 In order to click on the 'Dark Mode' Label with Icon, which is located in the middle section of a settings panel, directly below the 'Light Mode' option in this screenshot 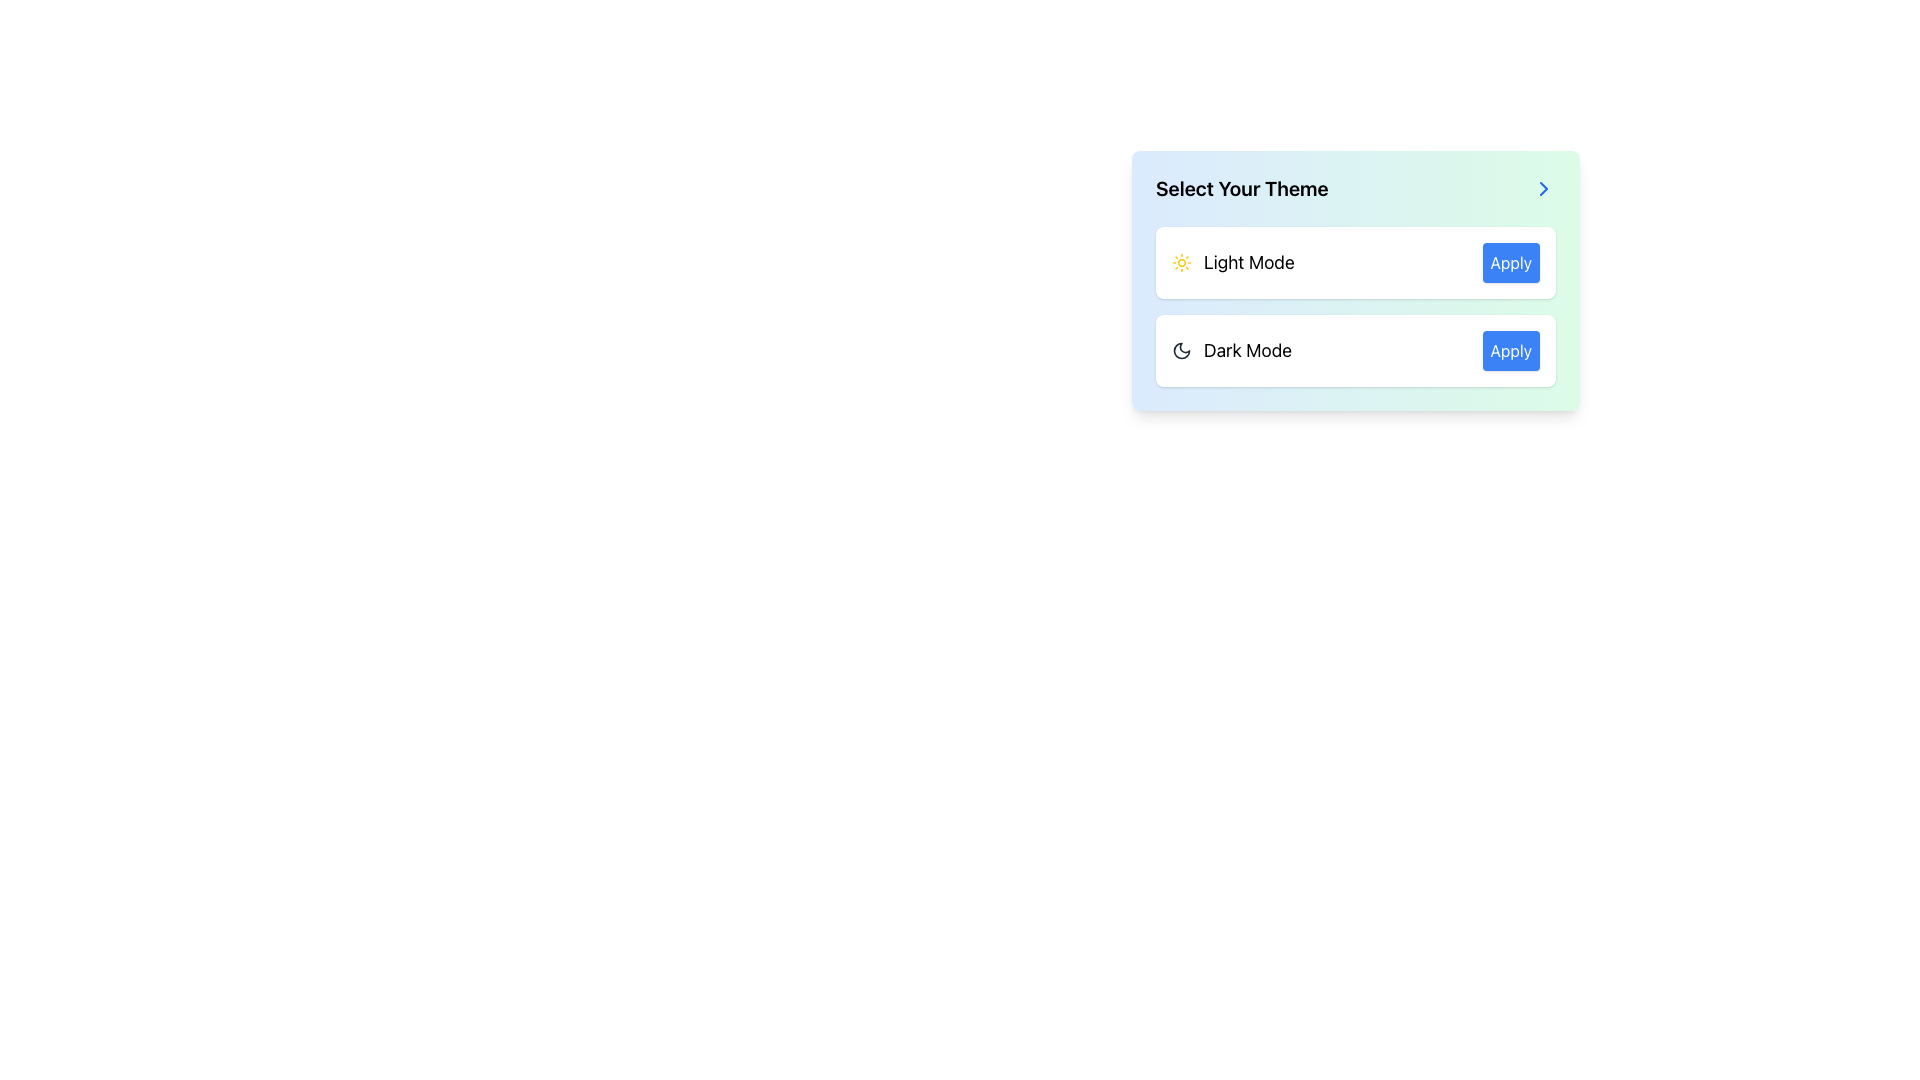, I will do `click(1231, 350)`.